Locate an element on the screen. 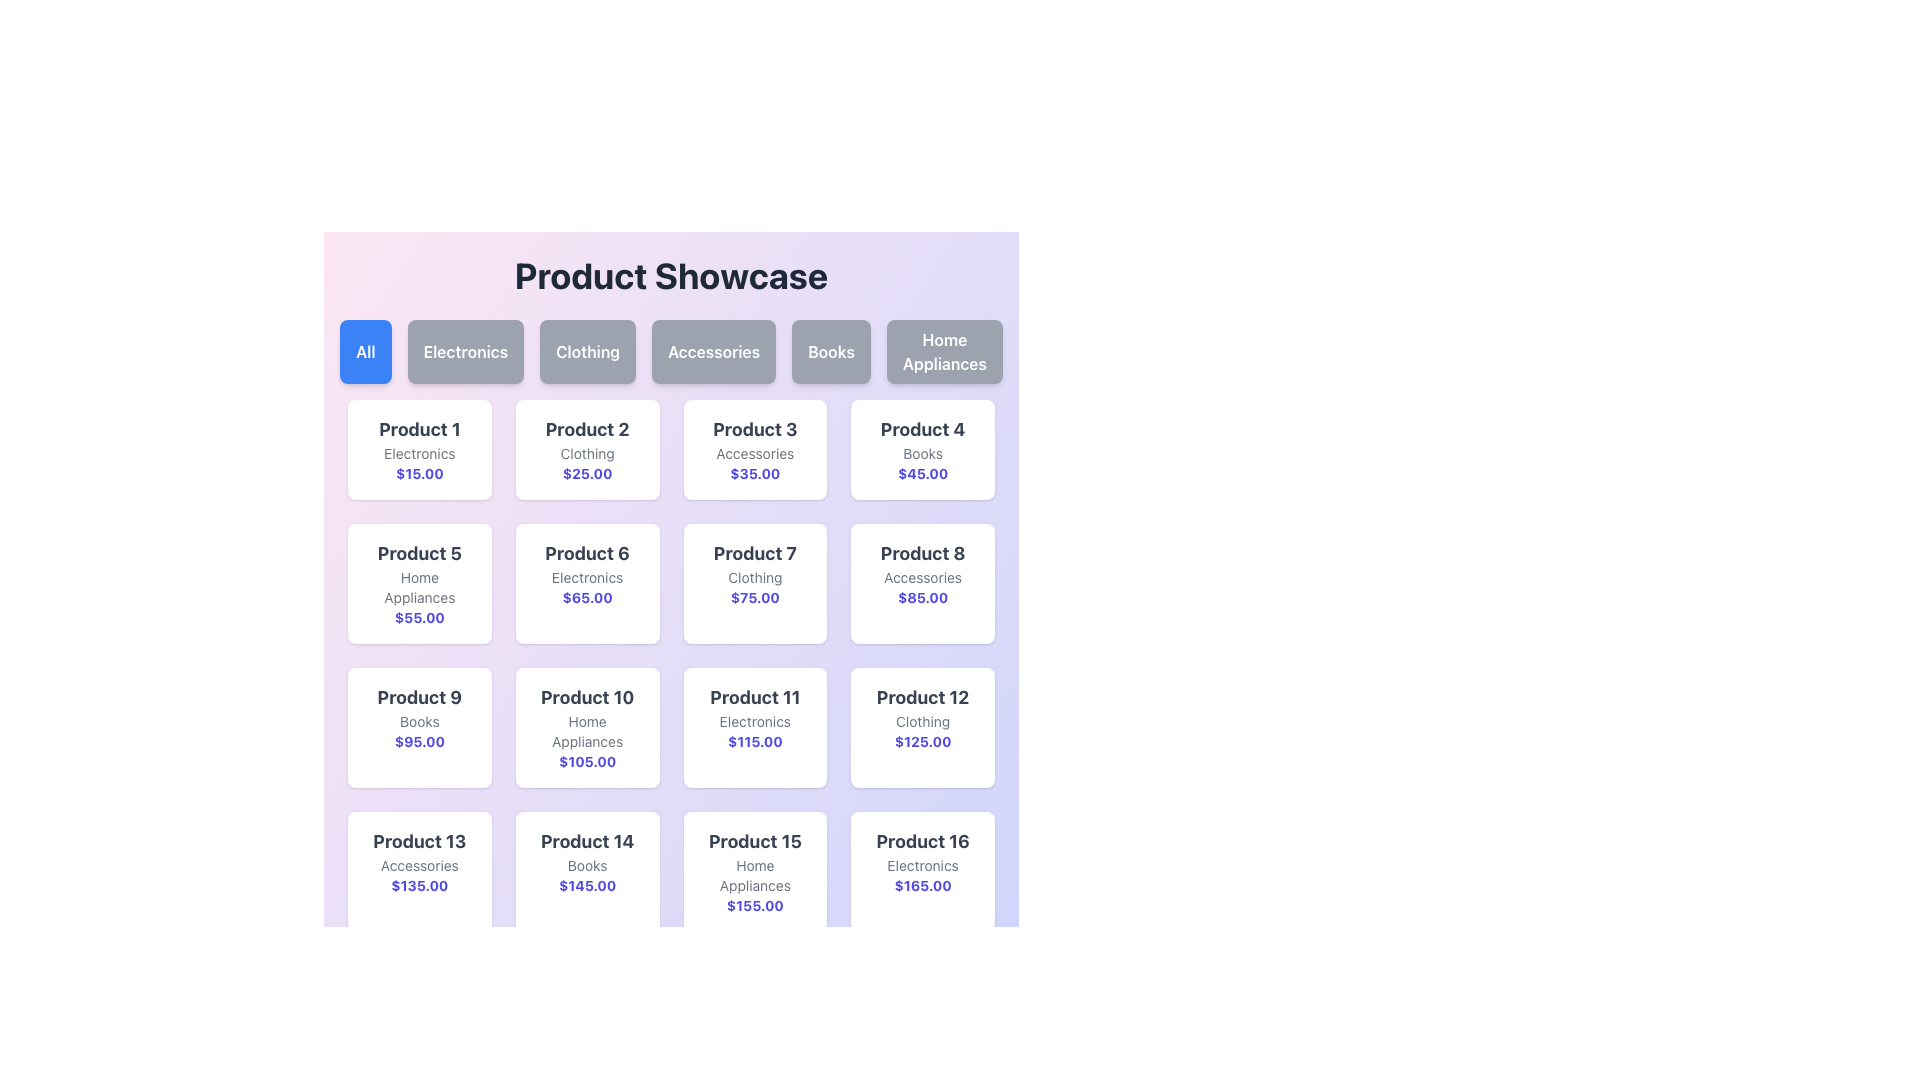  the bold, dark gray text label that displays 'Product 12', located at the top of the product information card is located at coordinates (922, 697).